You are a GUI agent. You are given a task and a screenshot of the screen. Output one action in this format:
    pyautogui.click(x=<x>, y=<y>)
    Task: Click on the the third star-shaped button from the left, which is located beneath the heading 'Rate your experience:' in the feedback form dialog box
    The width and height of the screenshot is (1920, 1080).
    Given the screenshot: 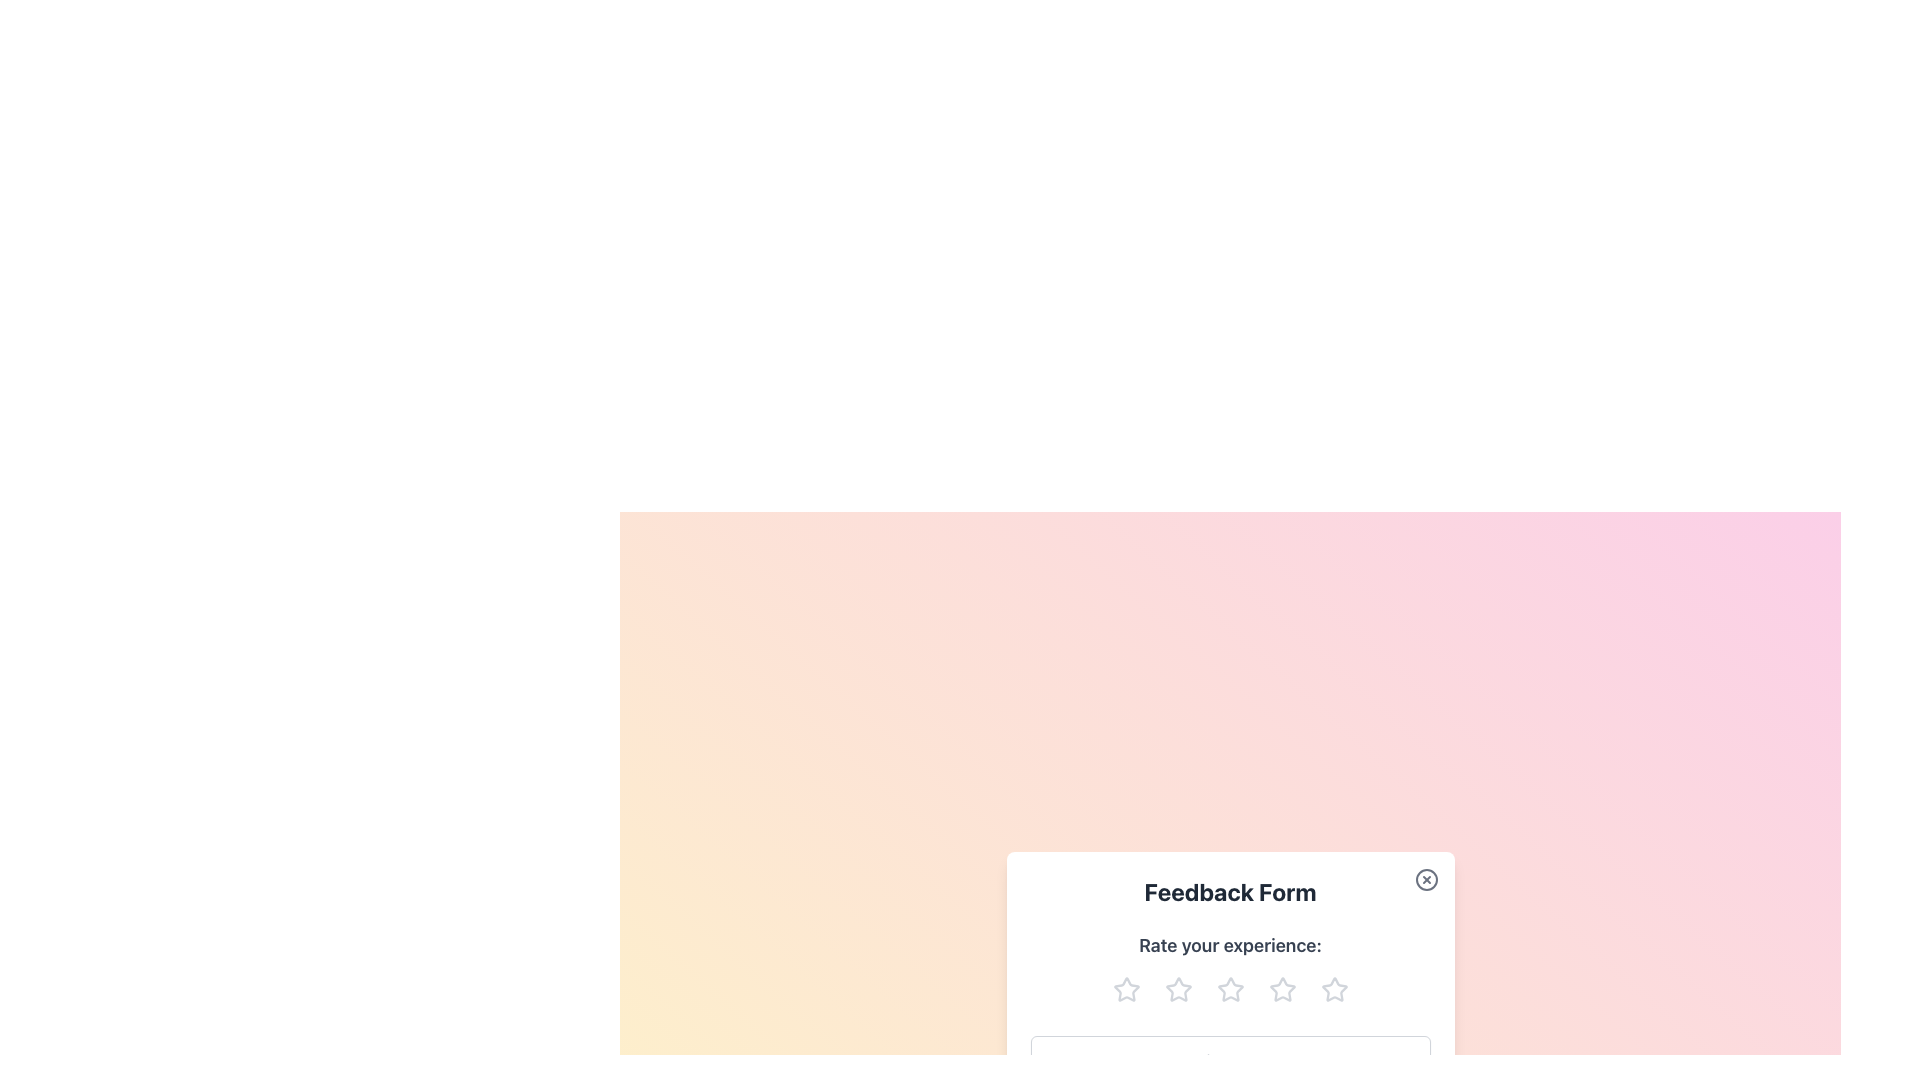 What is the action you would take?
    pyautogui.click(x=1229, y=990)
    